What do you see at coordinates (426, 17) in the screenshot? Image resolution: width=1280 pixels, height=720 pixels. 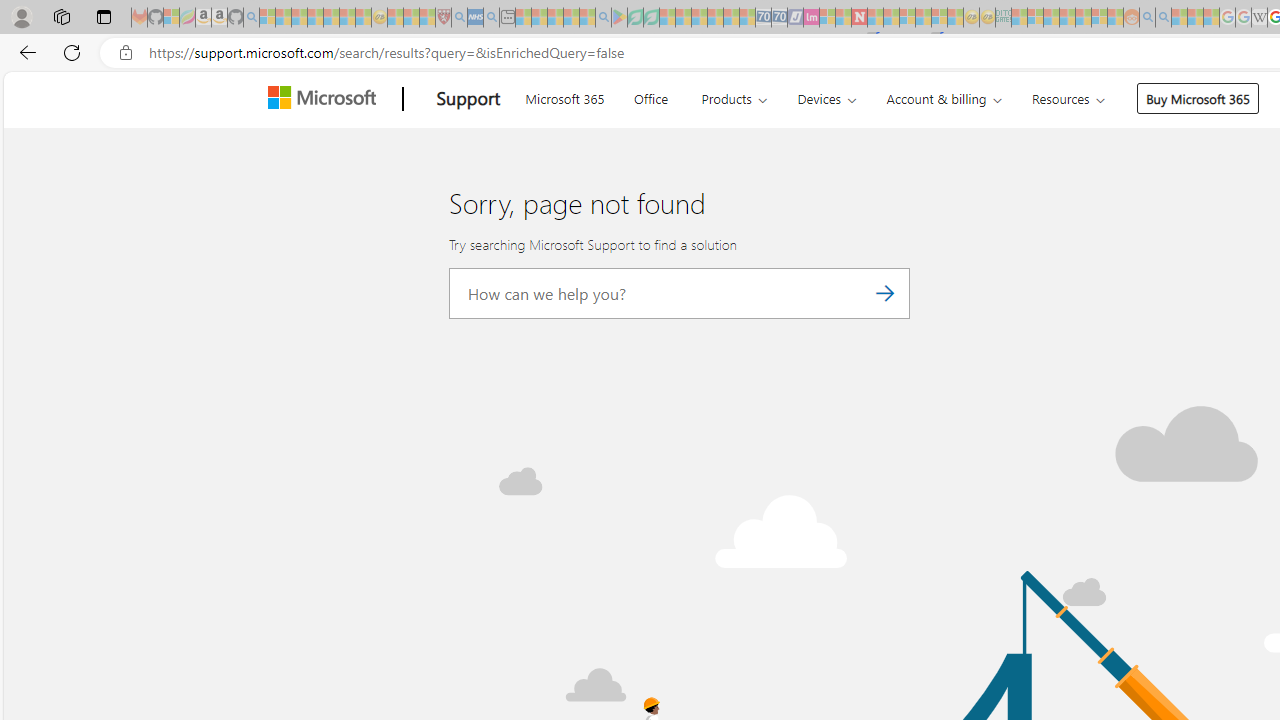 I see `'Local - MSN - Sleeping'` at bounding box center [426, 17].